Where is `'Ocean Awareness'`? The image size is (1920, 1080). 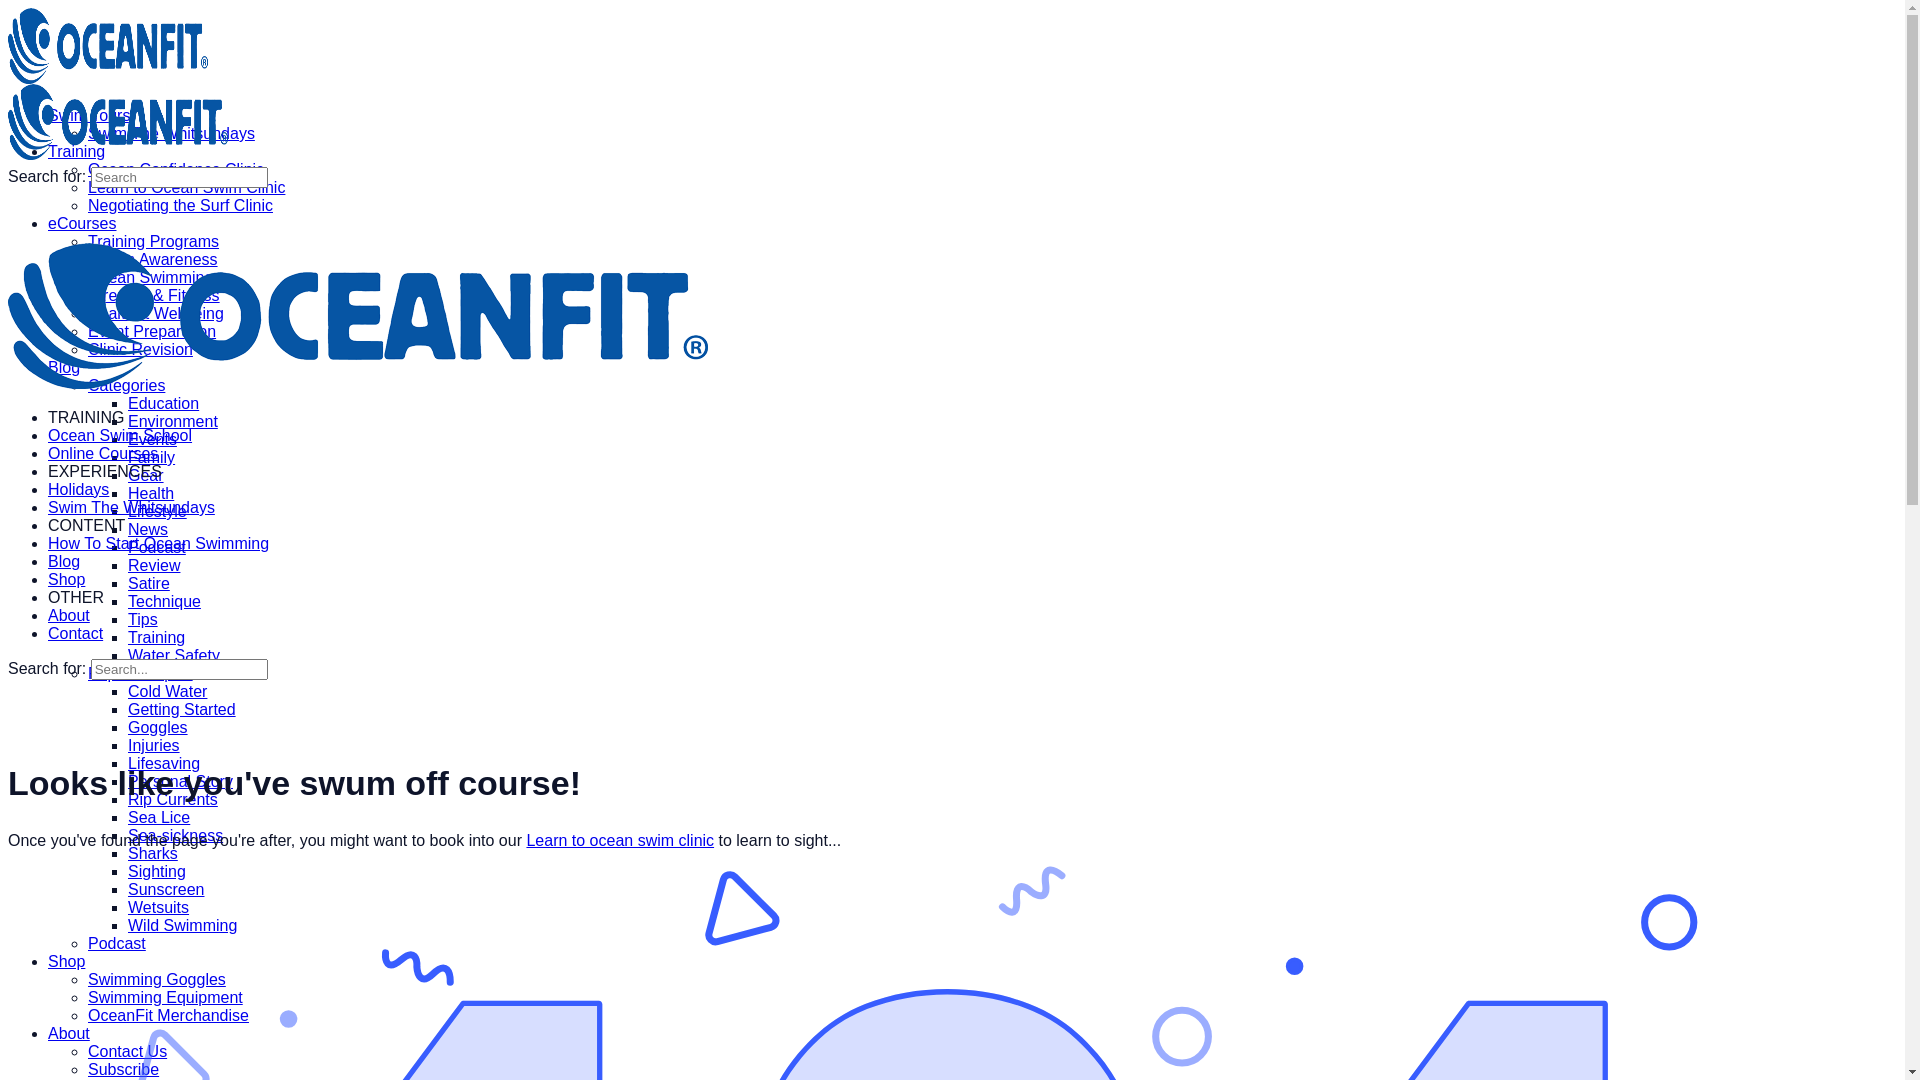 'Ocean Awareness' is located at coordinates (152, 258).